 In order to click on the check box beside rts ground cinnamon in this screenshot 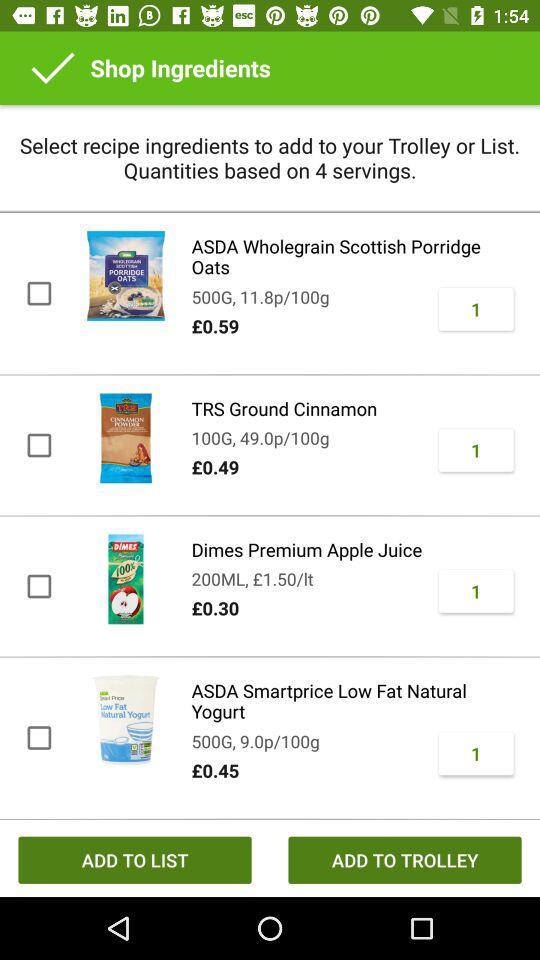, I will do `click(38, 446)`.